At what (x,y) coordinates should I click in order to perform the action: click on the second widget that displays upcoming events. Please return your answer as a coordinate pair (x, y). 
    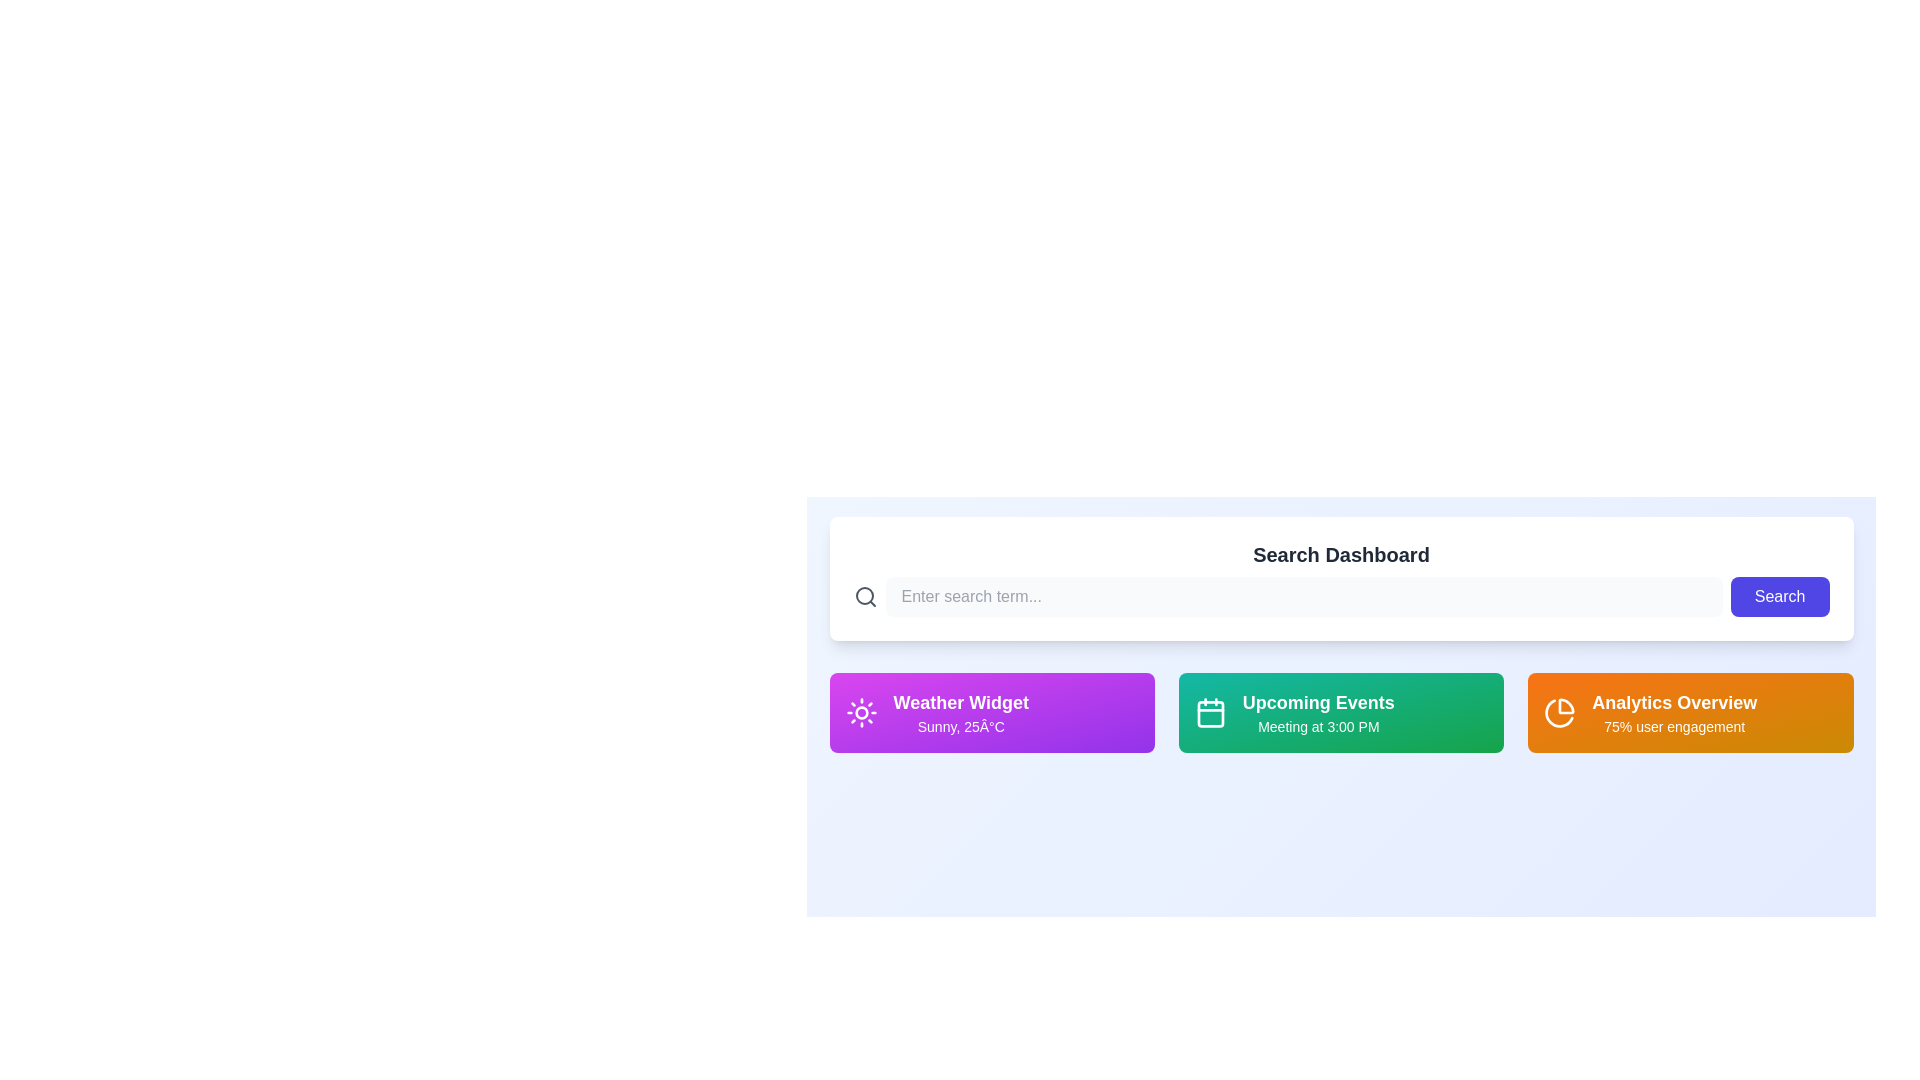
    Looking at the image, I should click on (1341, 712).